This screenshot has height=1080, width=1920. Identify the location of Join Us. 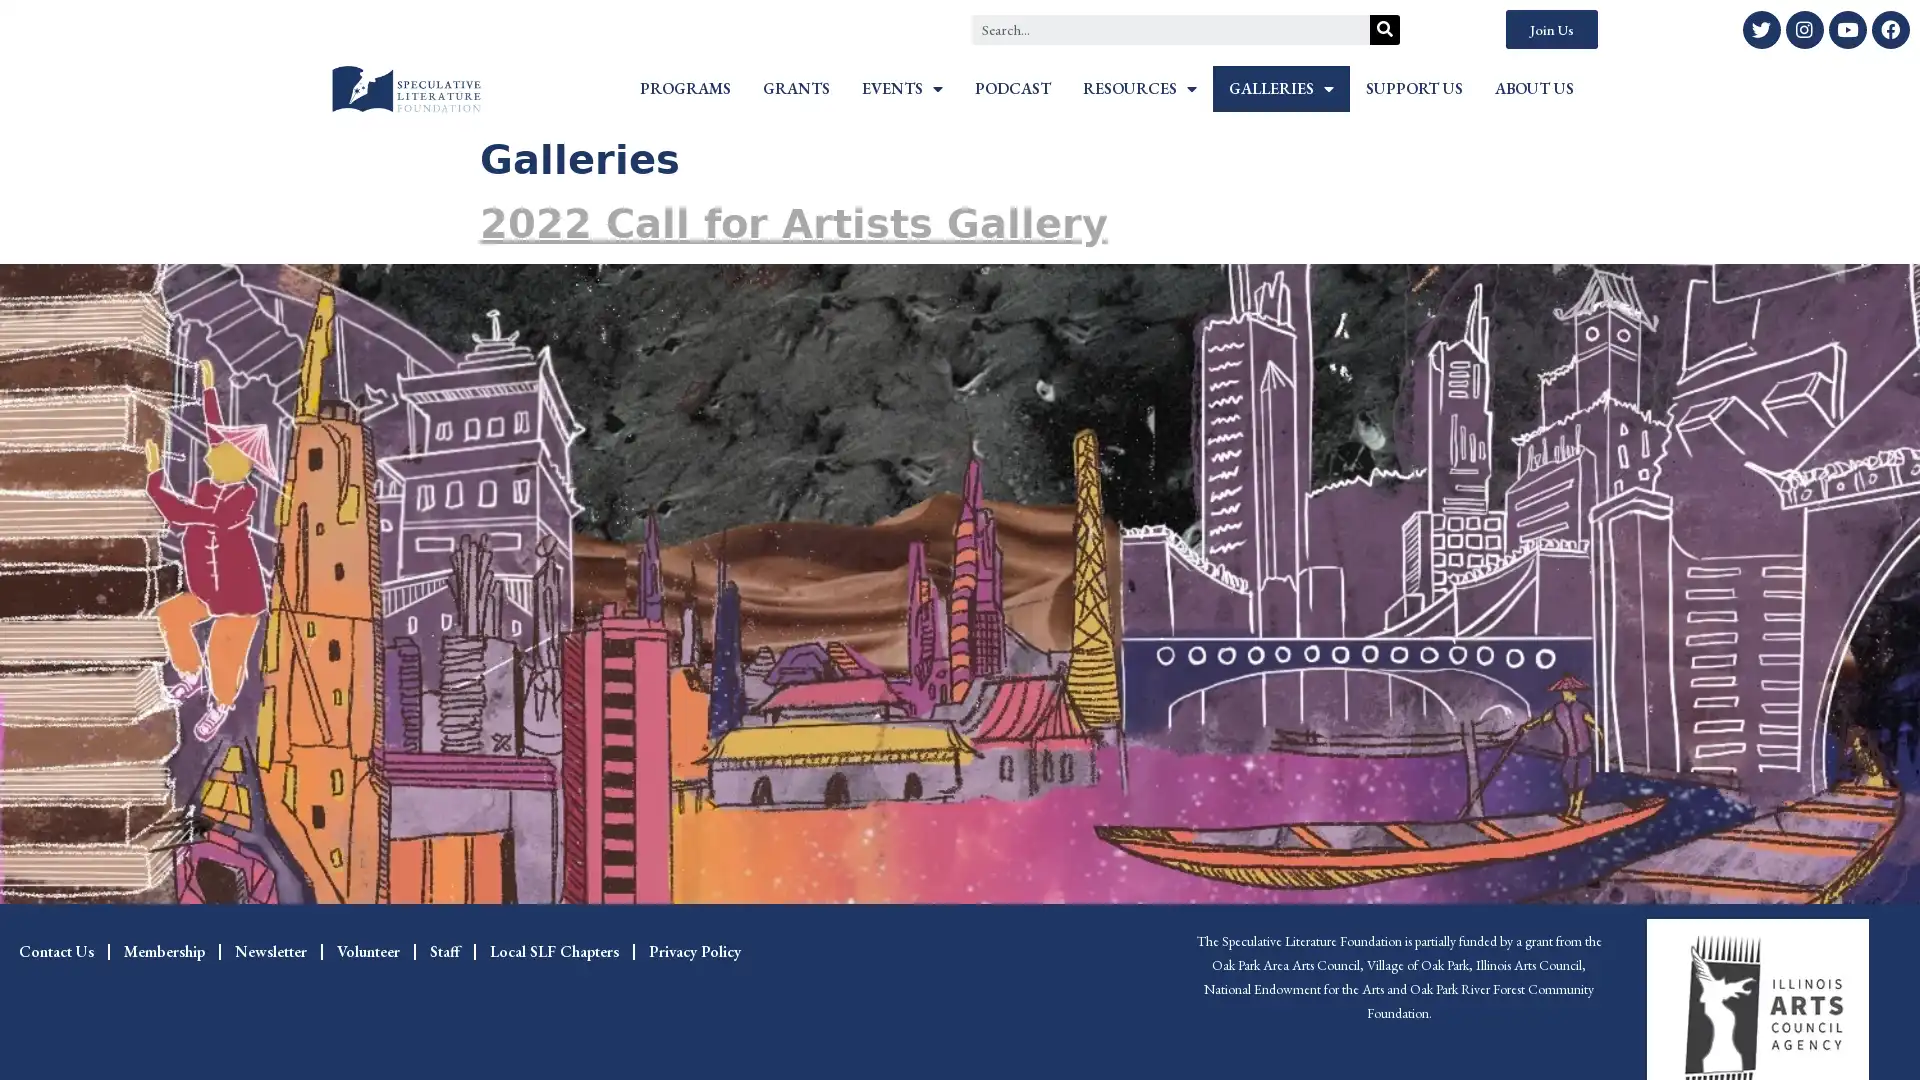
(1550, 29).